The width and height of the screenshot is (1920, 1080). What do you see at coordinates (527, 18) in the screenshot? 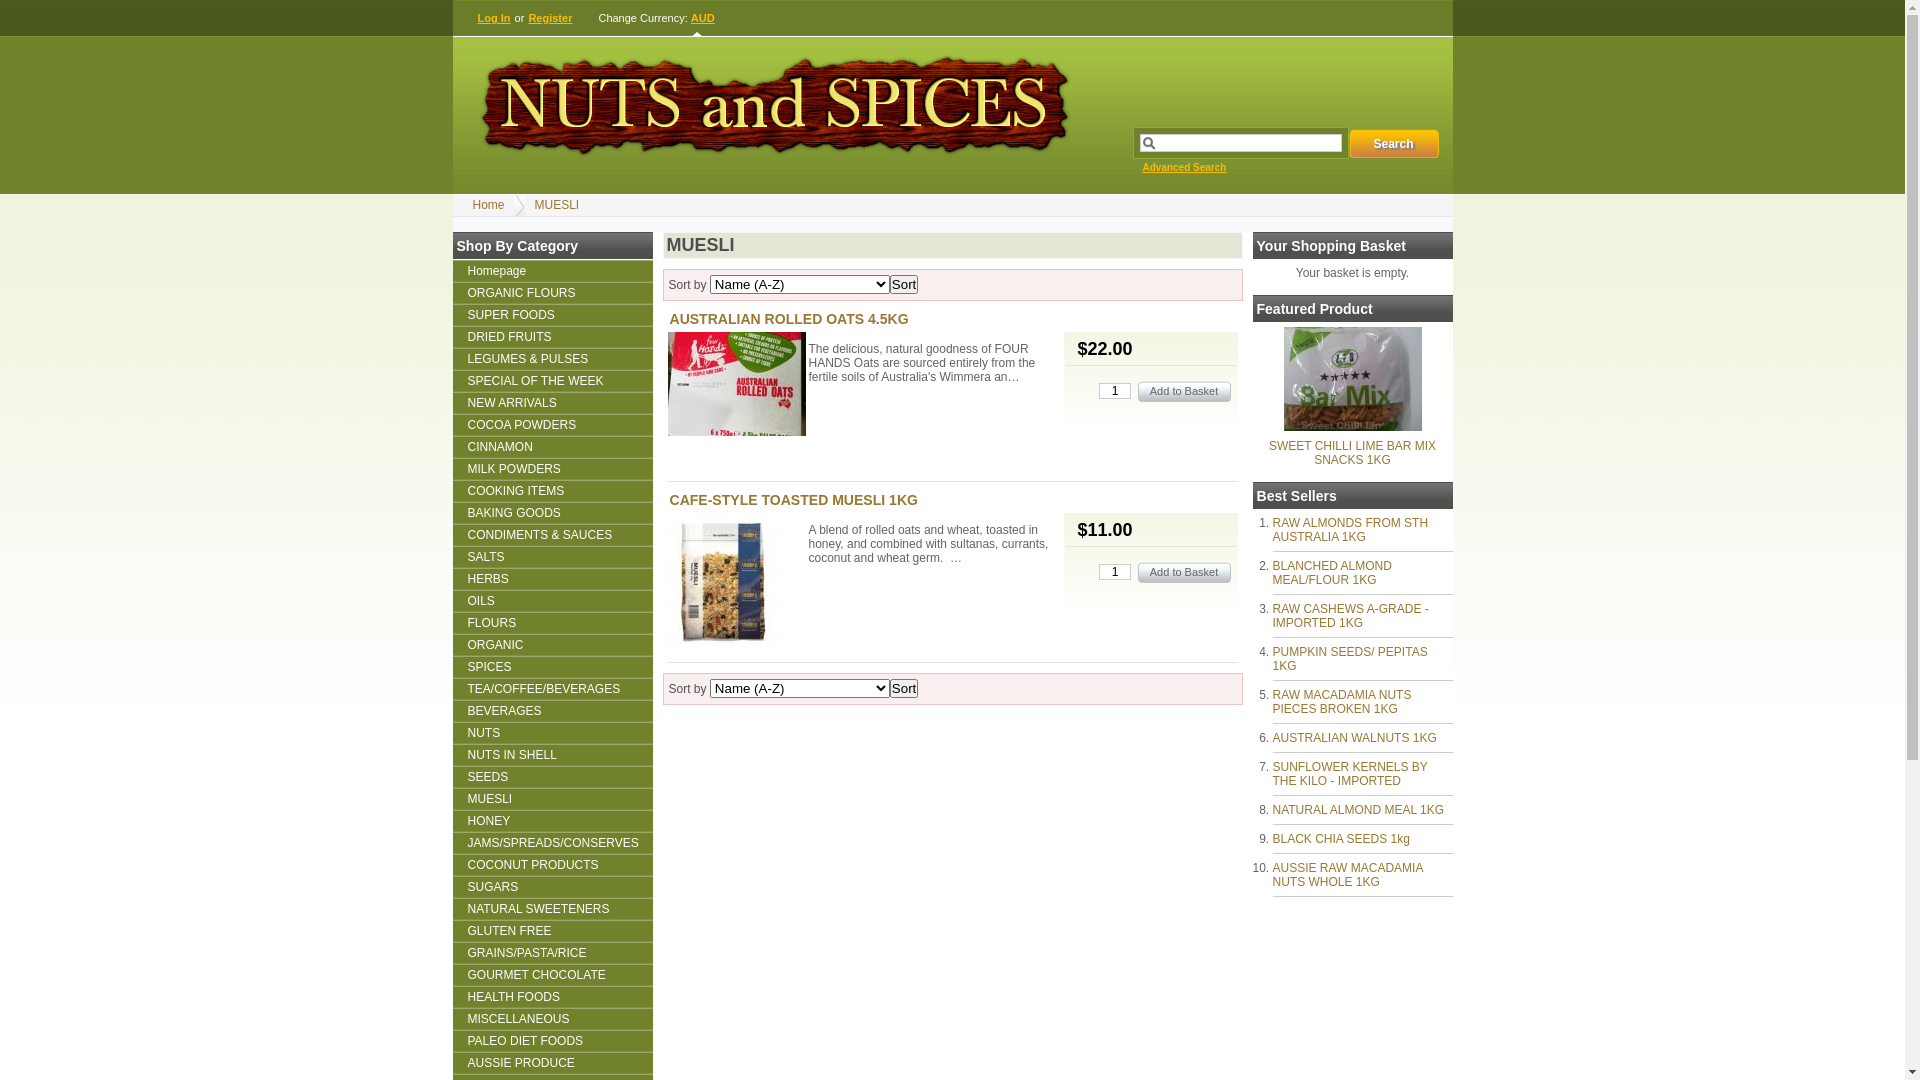
I see `'Register'` at bounding box center [527, 18].